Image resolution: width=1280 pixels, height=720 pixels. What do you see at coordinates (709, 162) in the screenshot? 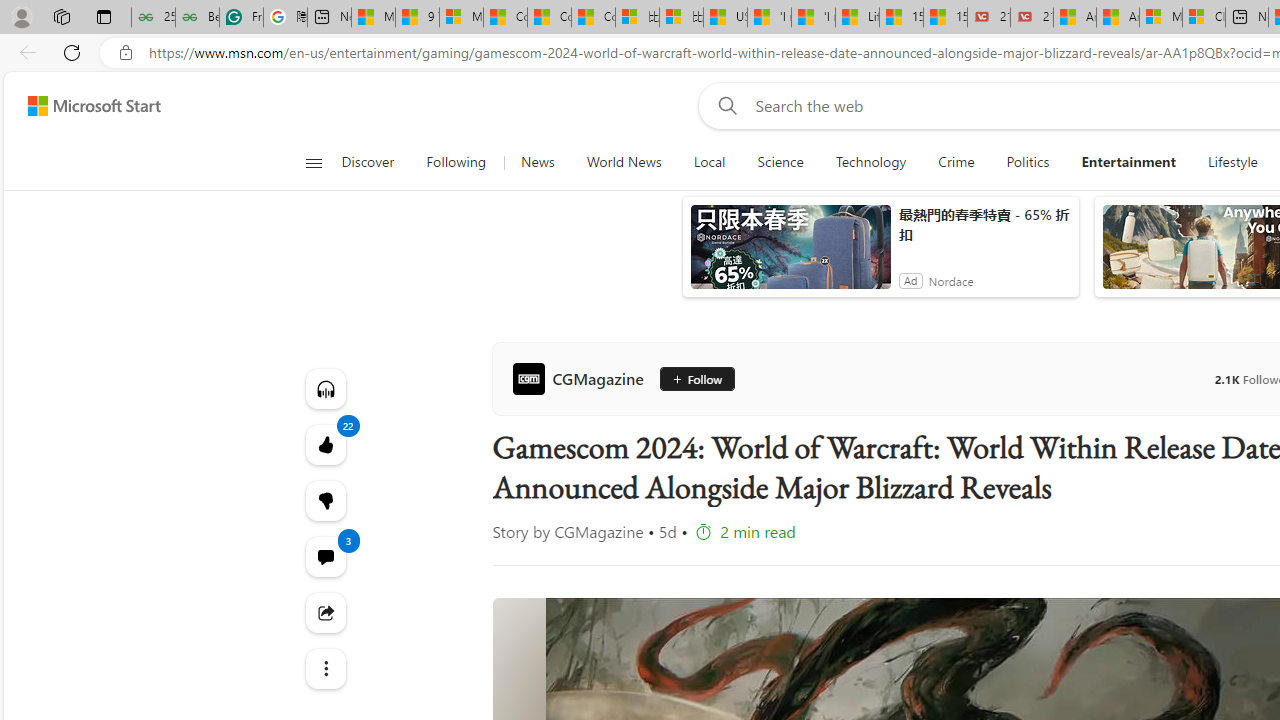
I see `'Local'` at bounding box center [709, 162].